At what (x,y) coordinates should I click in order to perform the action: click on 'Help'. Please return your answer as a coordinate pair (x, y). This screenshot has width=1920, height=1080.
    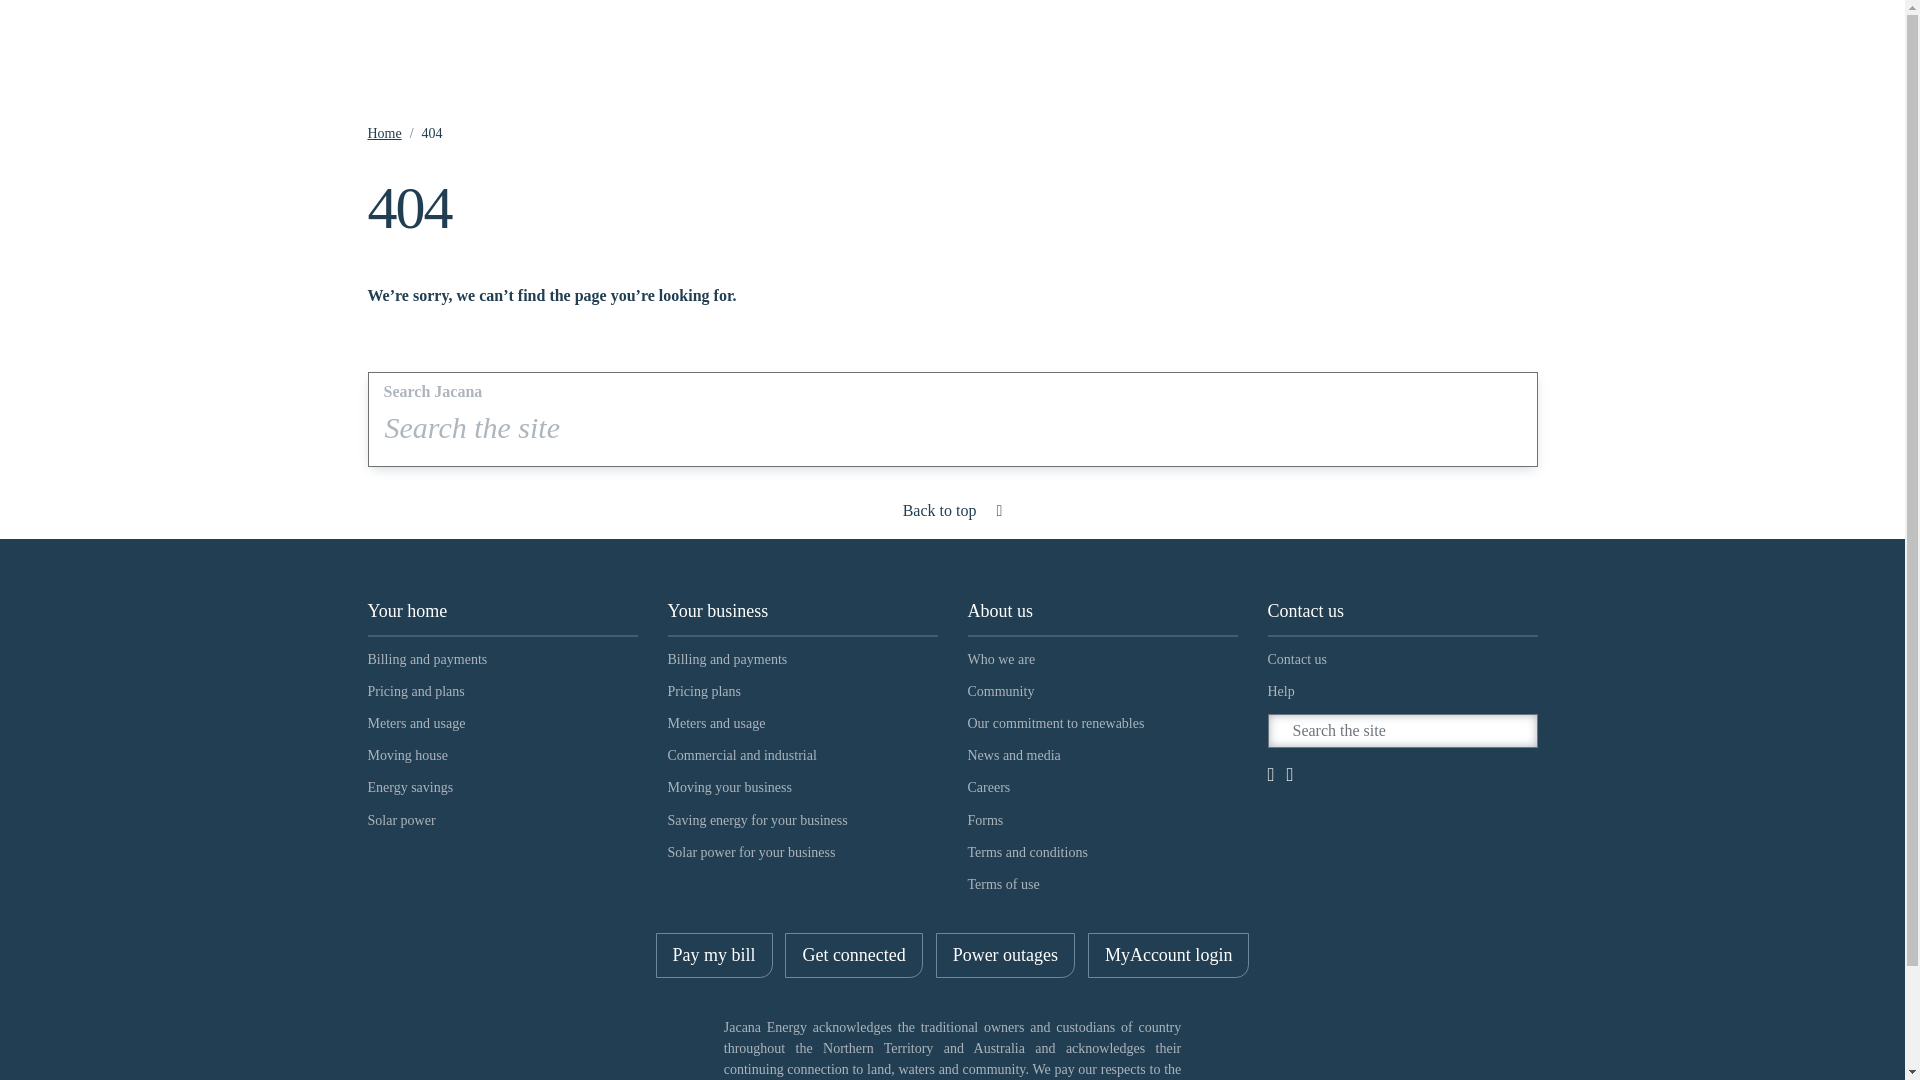
    Looking at the image, I should click on (1401, 693).